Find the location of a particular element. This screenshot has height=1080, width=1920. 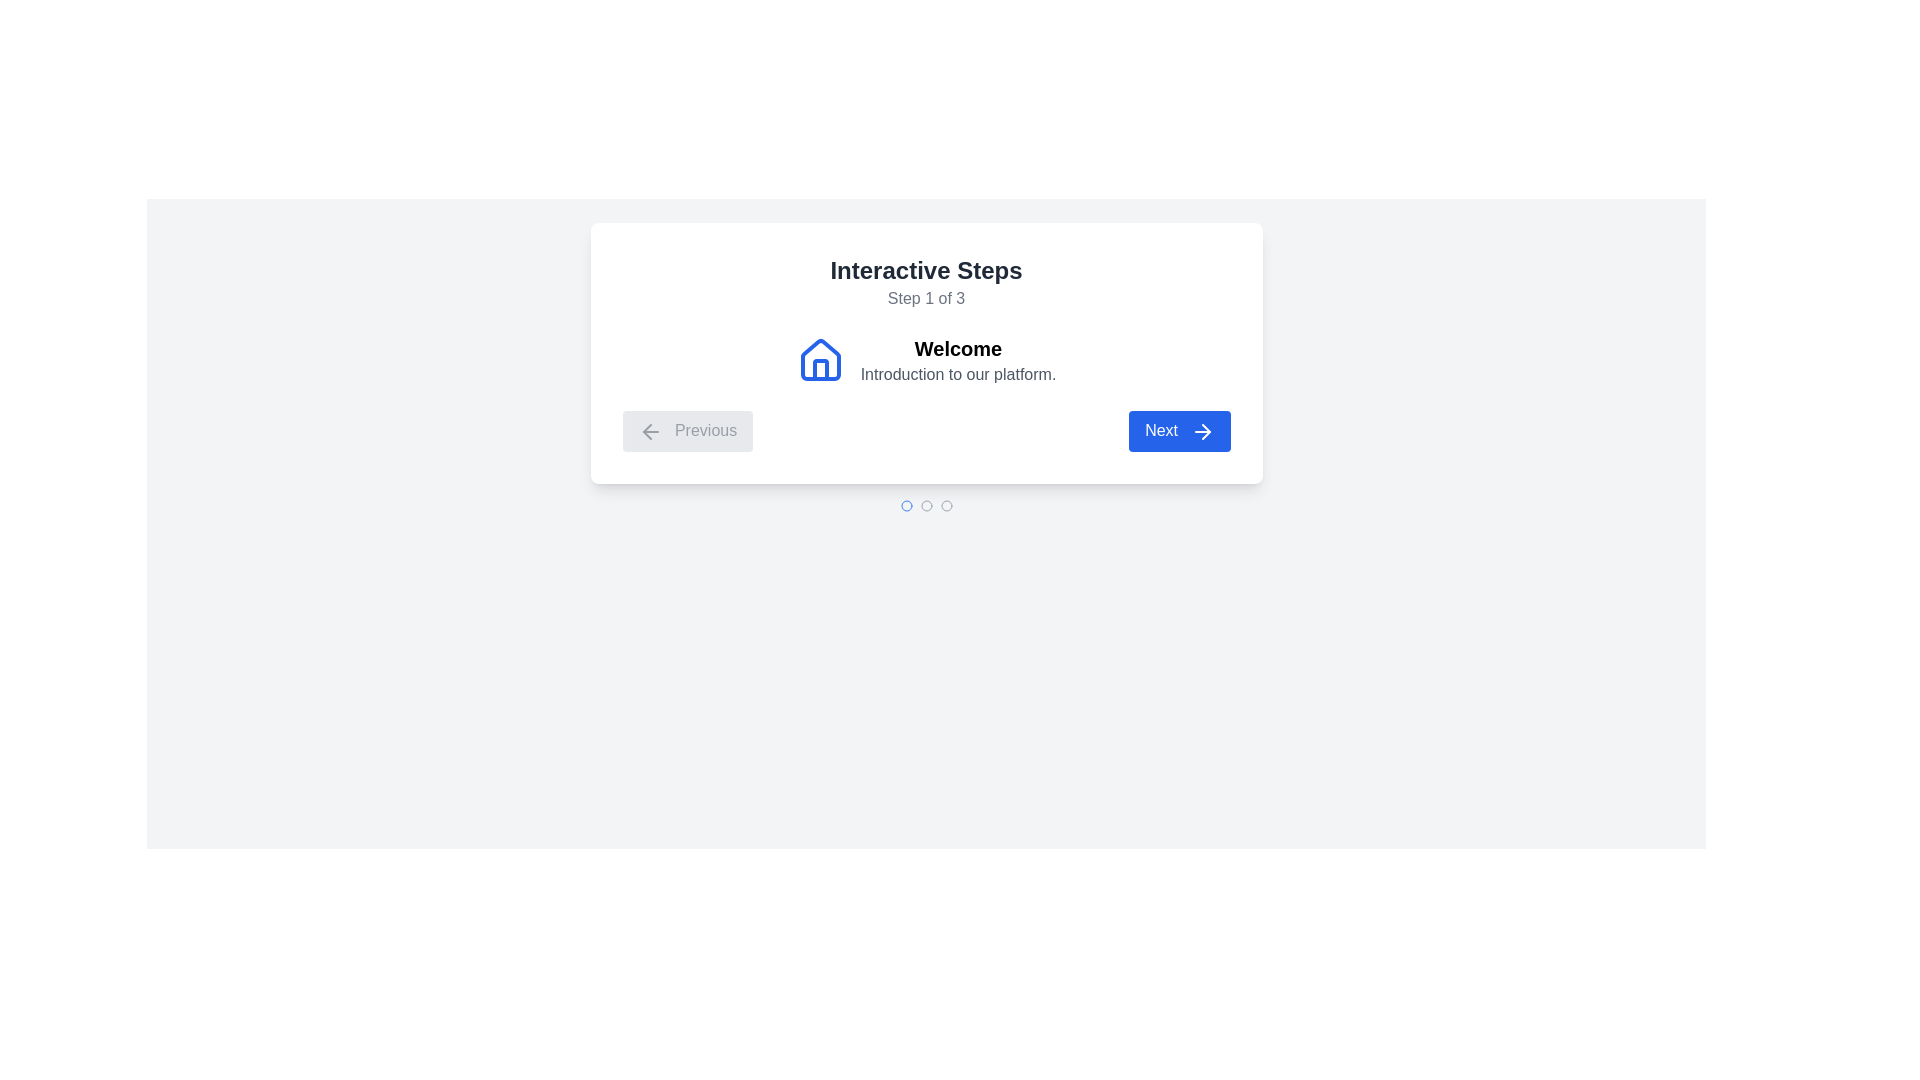

the left-pointing arrow icon within the 'Previous' button located at the bottom left corner of the interactive card is located at coordinates (647, 430).